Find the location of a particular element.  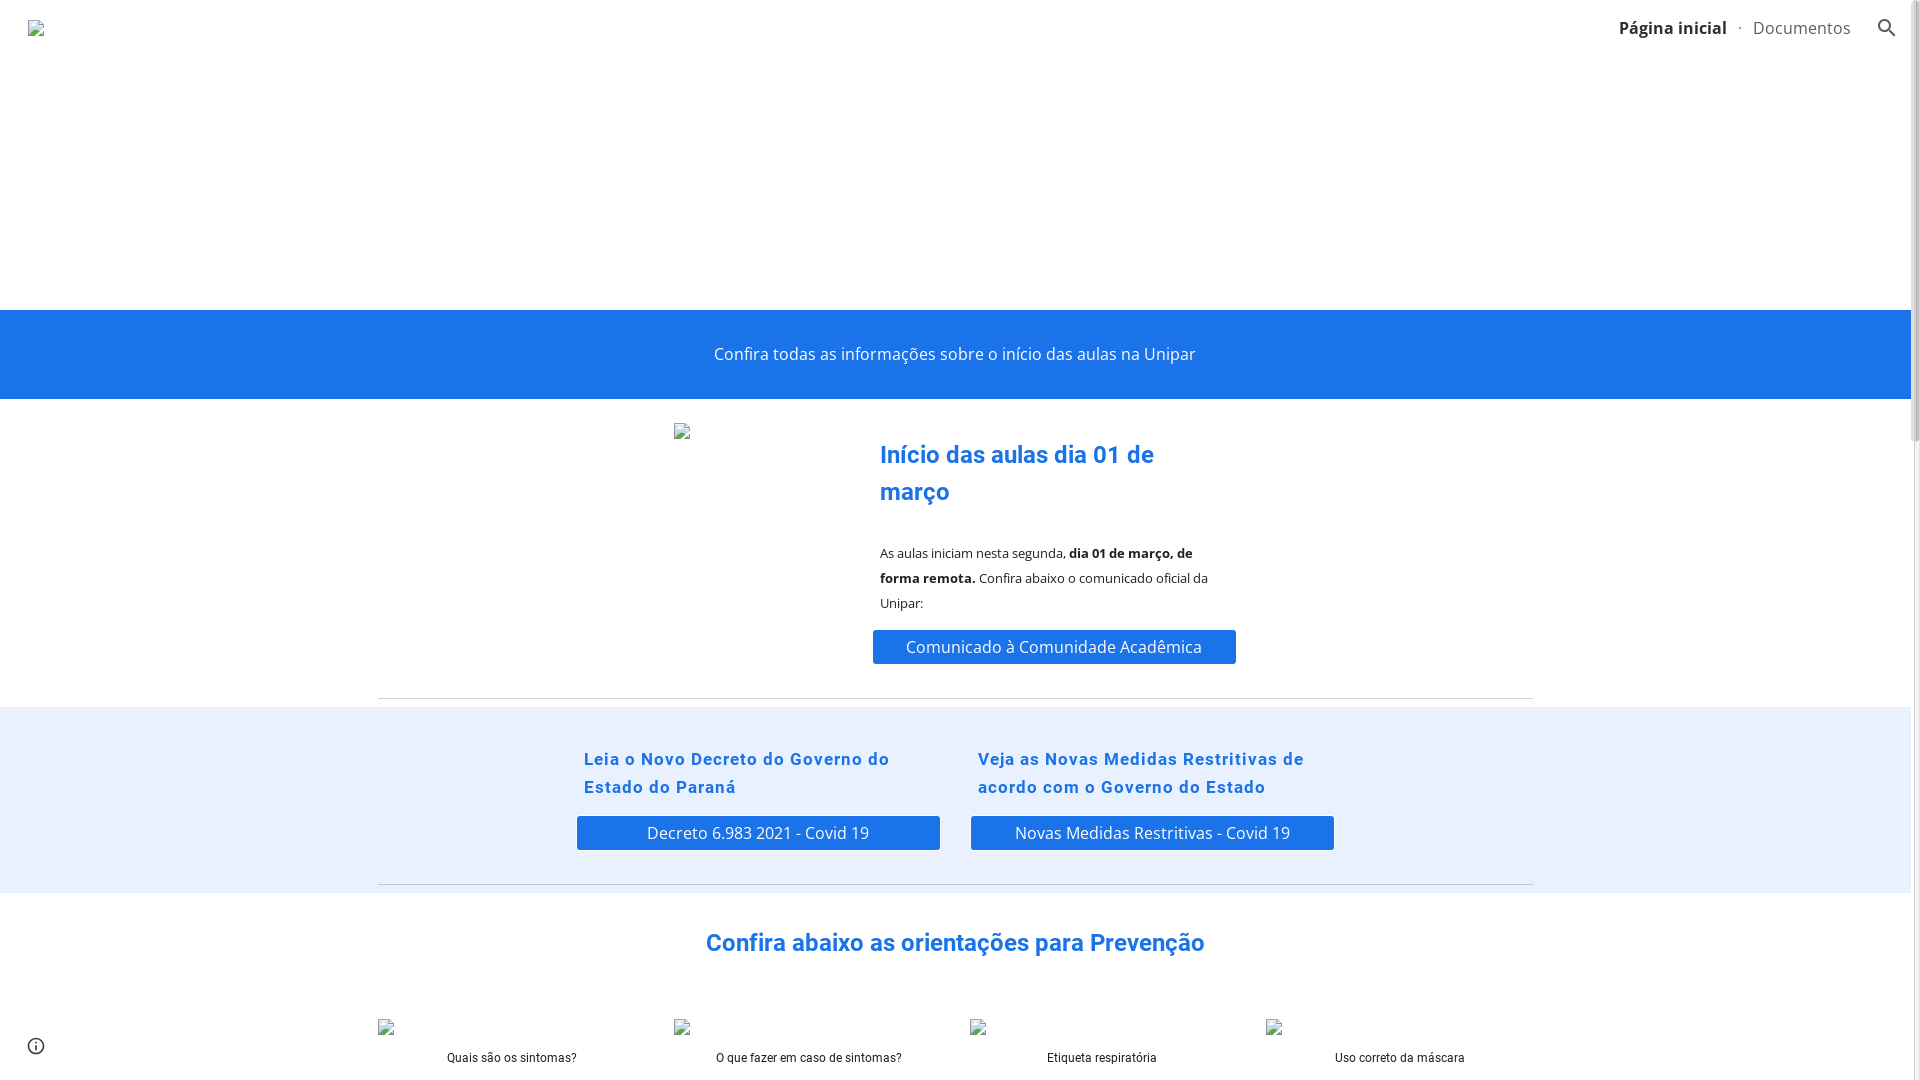

'Novas Medidas Restritivas - Covid 19' is located at coordinates (1152, 833).